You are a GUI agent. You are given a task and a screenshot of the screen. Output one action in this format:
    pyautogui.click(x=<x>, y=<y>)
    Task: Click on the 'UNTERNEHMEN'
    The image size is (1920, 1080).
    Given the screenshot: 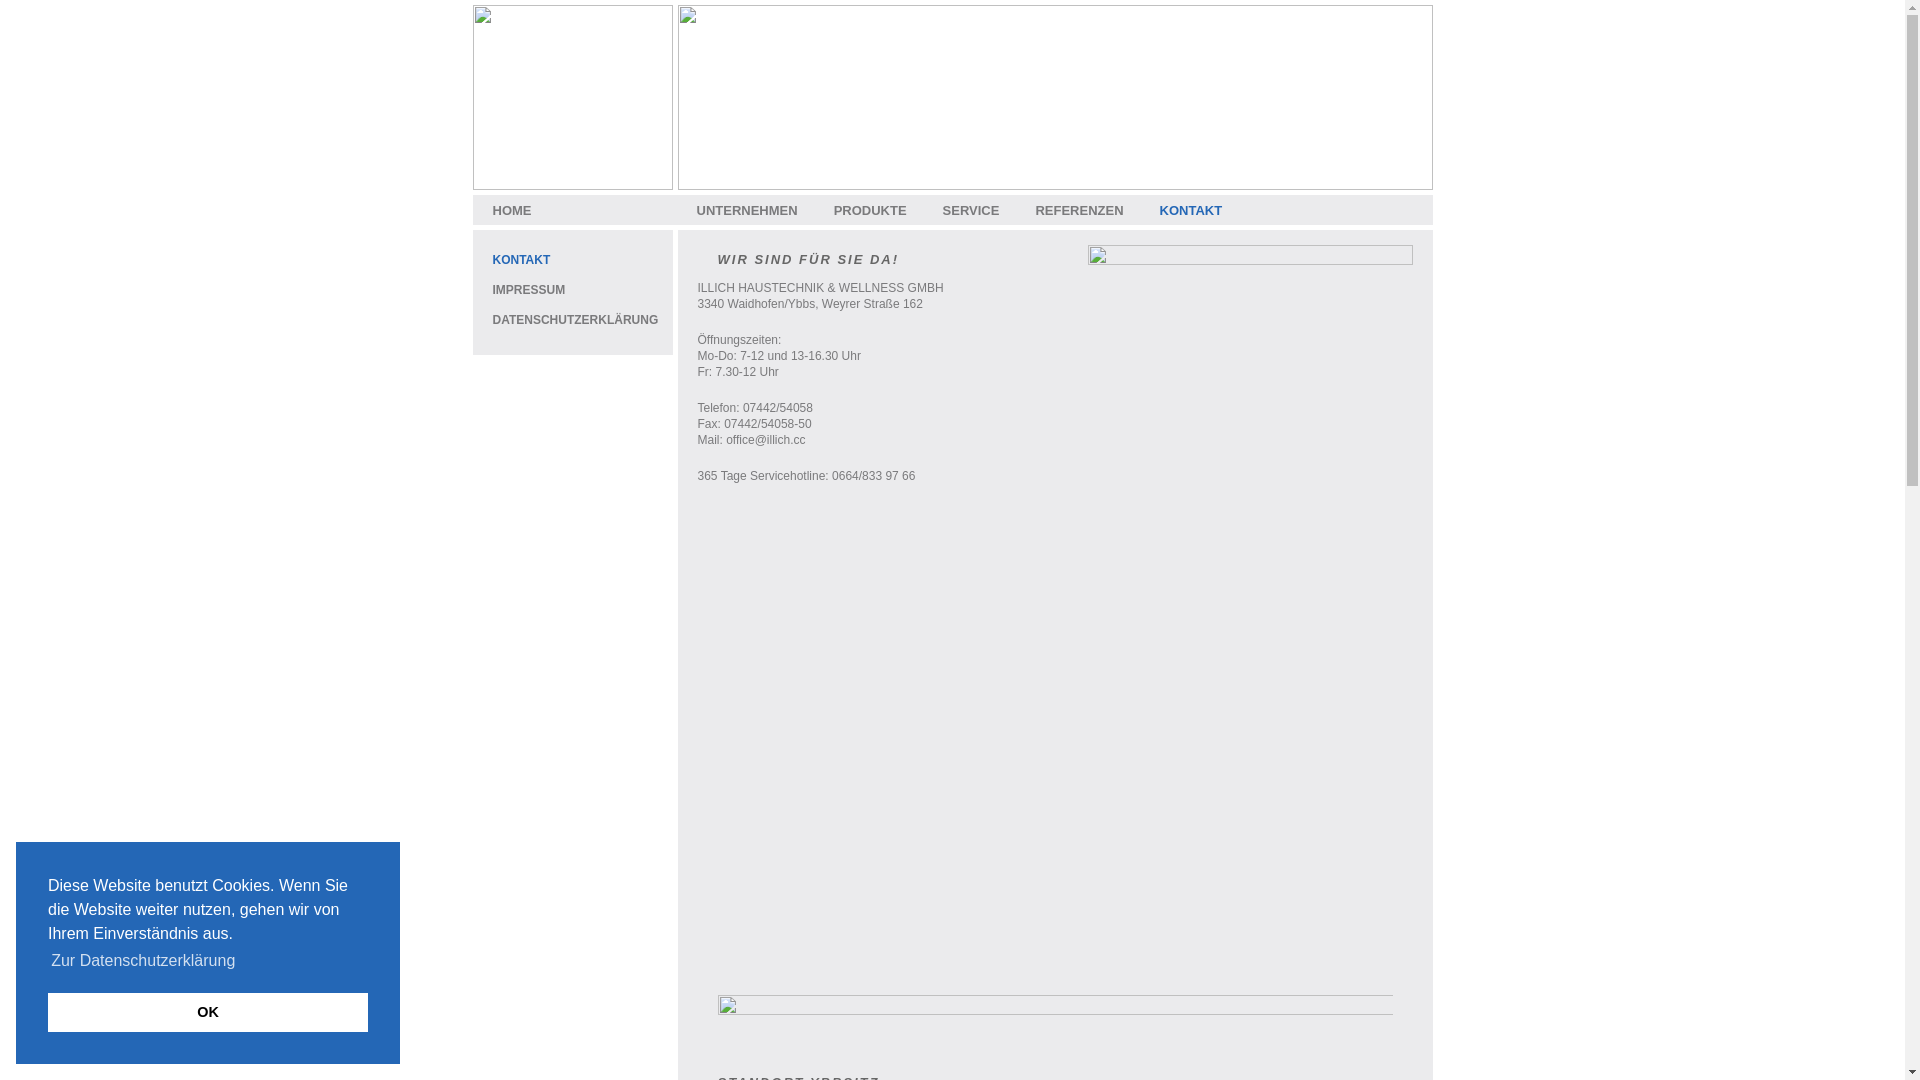 What is the action you would take?
    pyautogui.click(x=745, y=210)
    